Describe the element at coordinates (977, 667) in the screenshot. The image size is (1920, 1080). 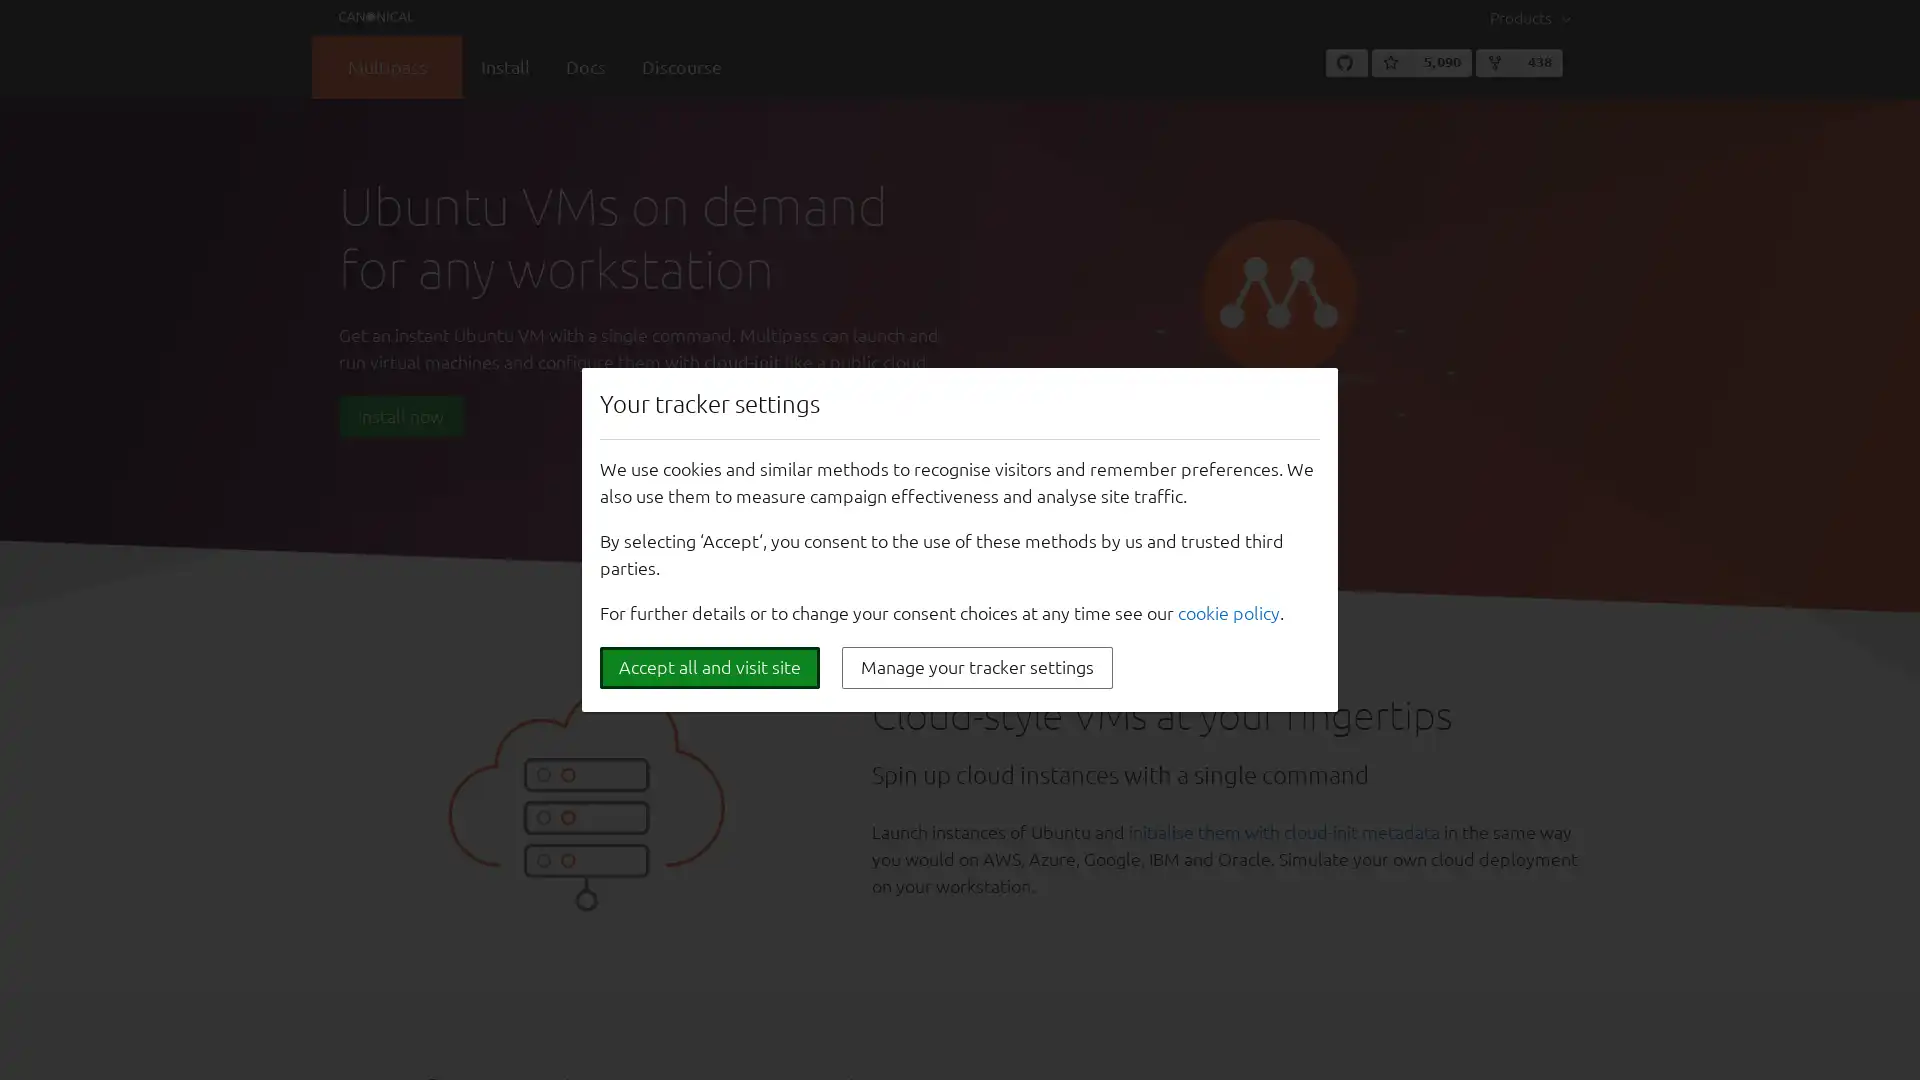
I see `Manage your tracker settings` at that location.